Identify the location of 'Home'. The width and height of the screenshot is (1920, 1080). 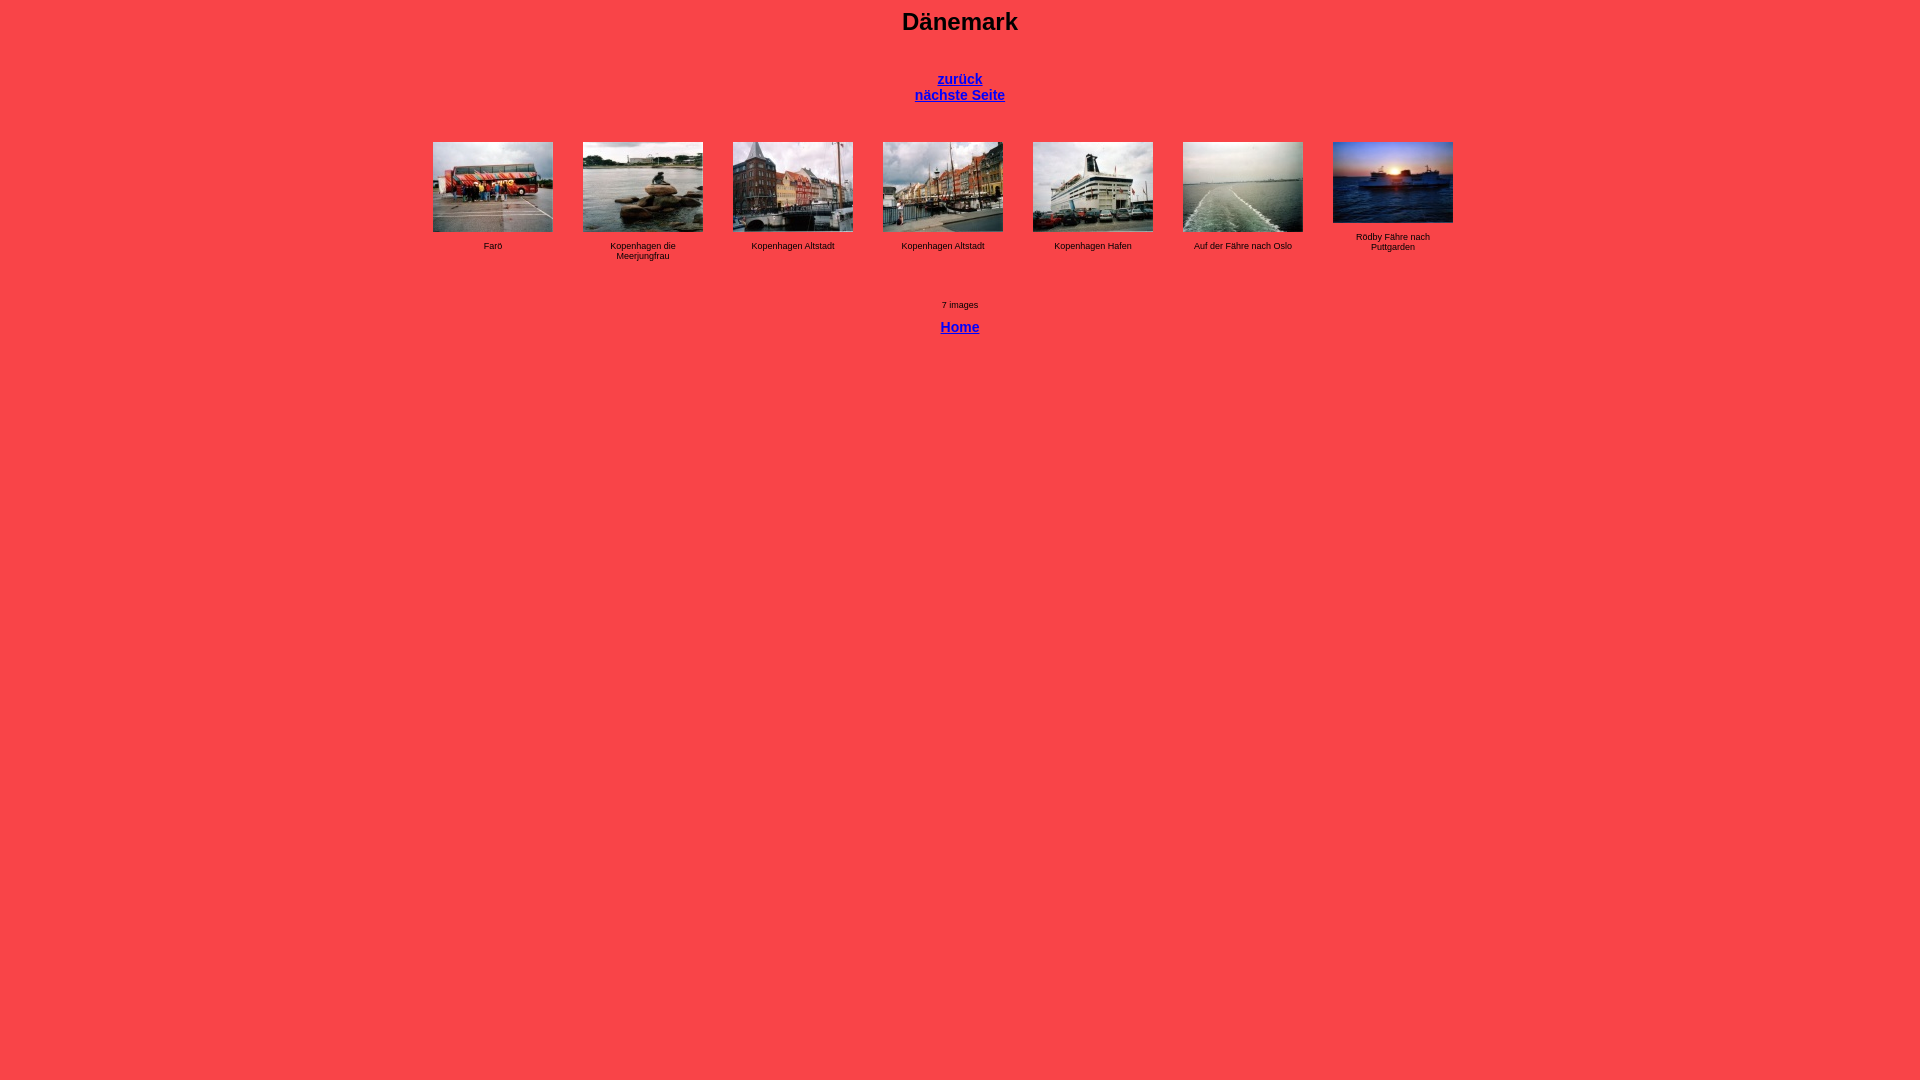
(960, 326).